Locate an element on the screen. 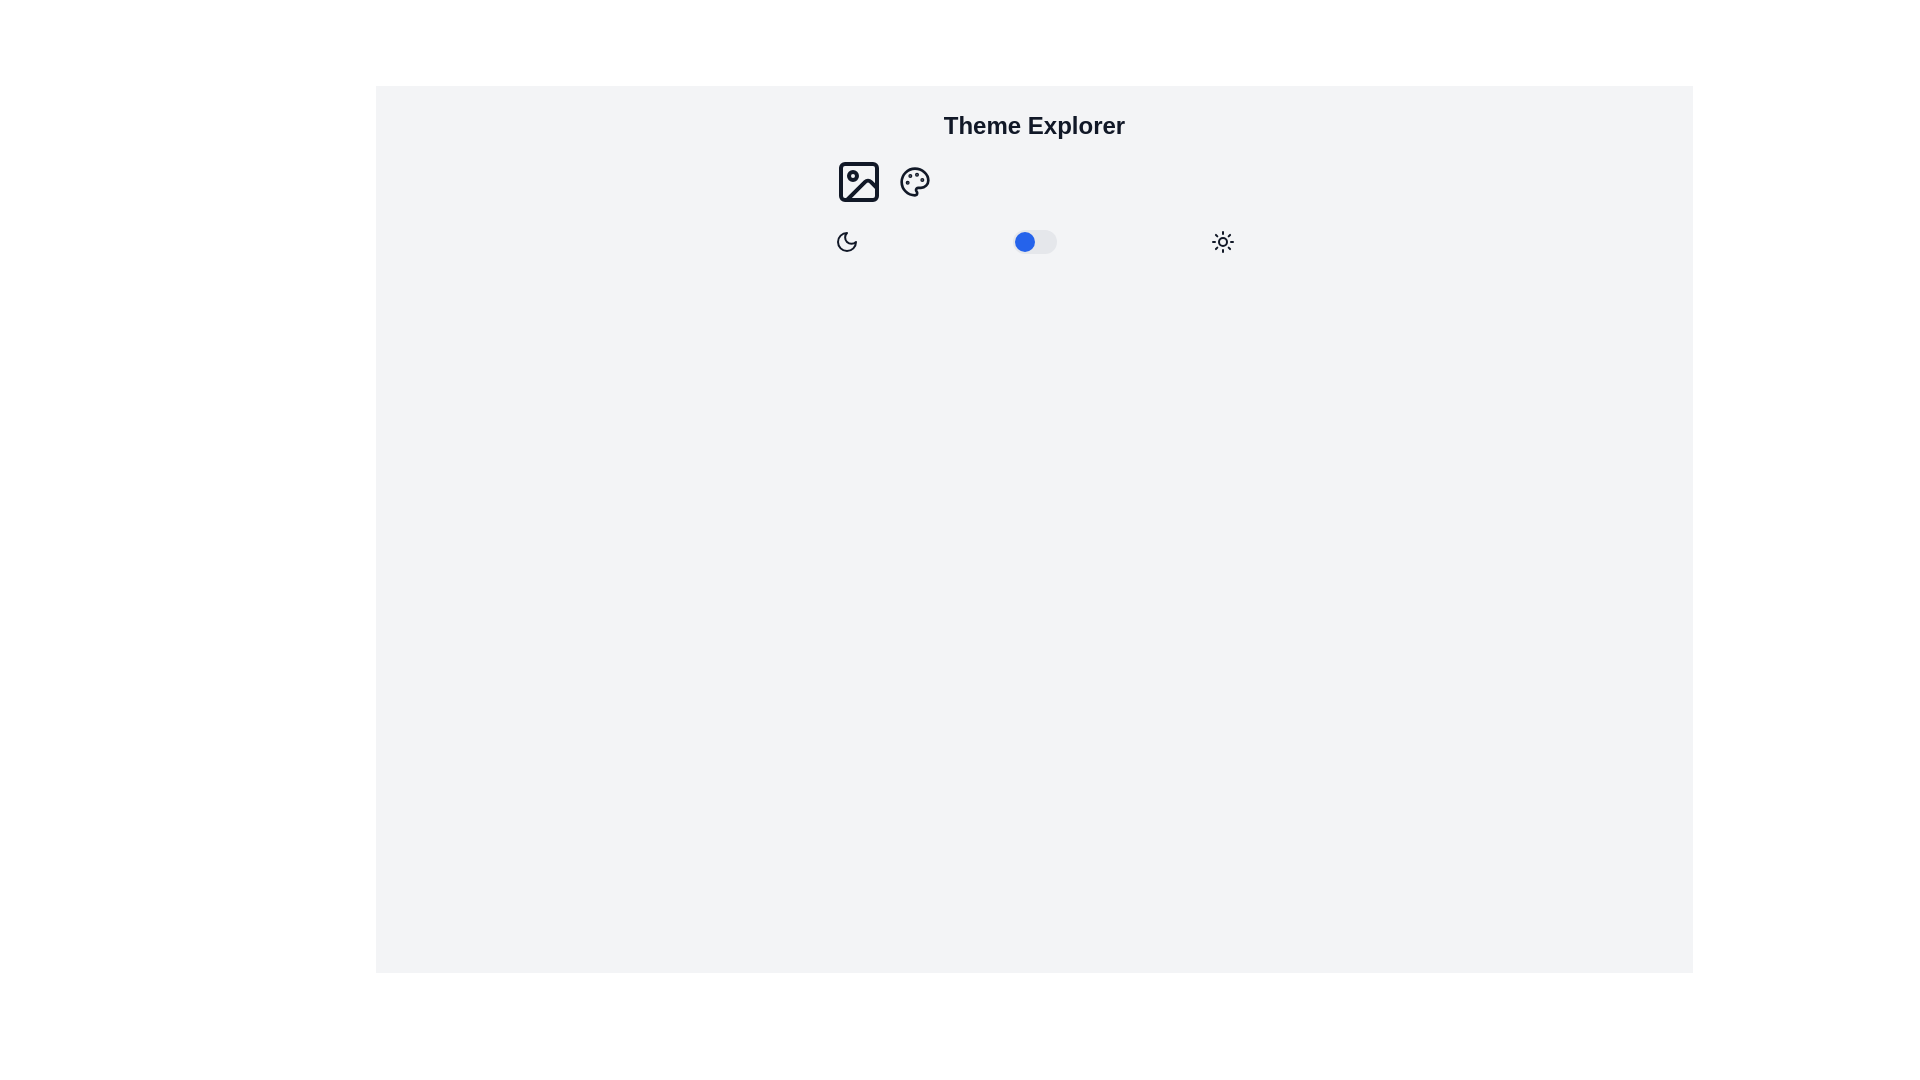 The height and width of the screenshot is (1080, 1920). the toggle switch, which has a light background and a blue knob, to change its state is located at coordinates (1034, 241).